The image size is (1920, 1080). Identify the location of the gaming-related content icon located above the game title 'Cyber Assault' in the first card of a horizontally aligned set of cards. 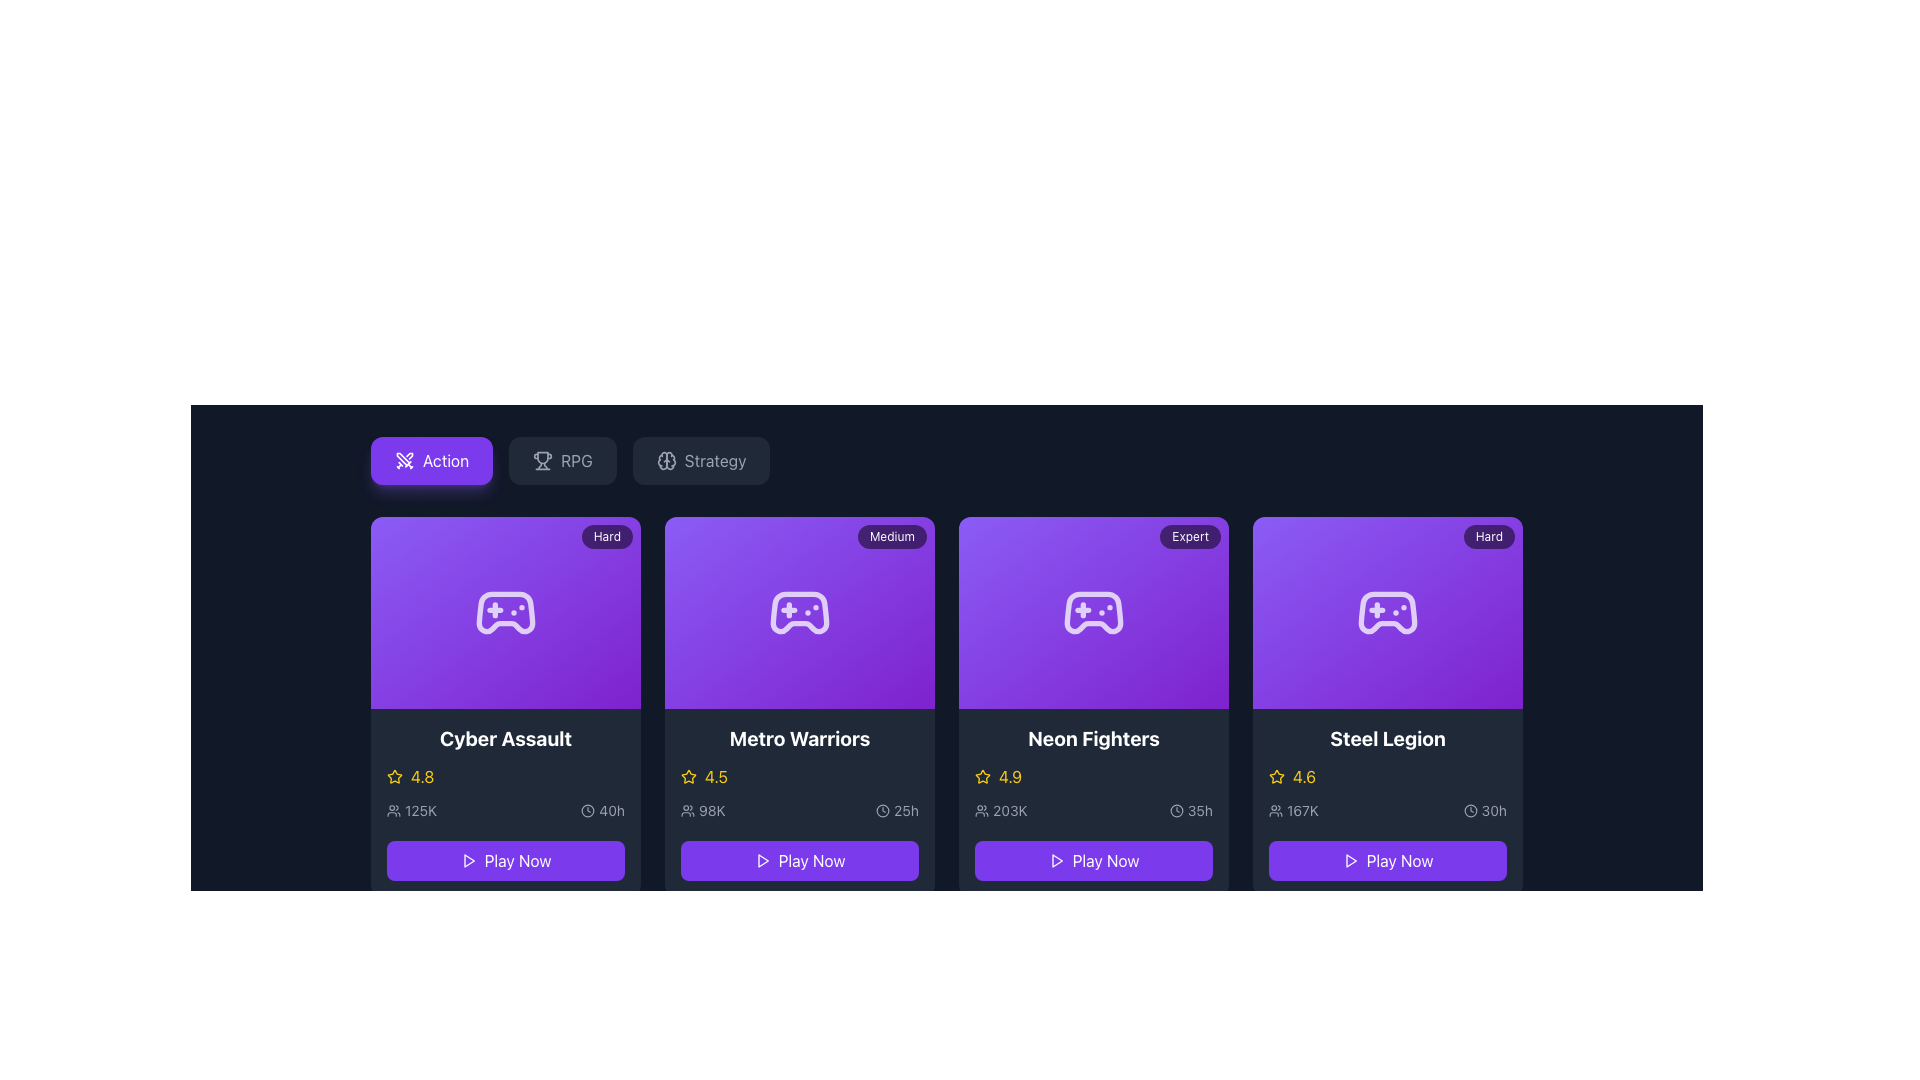
(505, 612).